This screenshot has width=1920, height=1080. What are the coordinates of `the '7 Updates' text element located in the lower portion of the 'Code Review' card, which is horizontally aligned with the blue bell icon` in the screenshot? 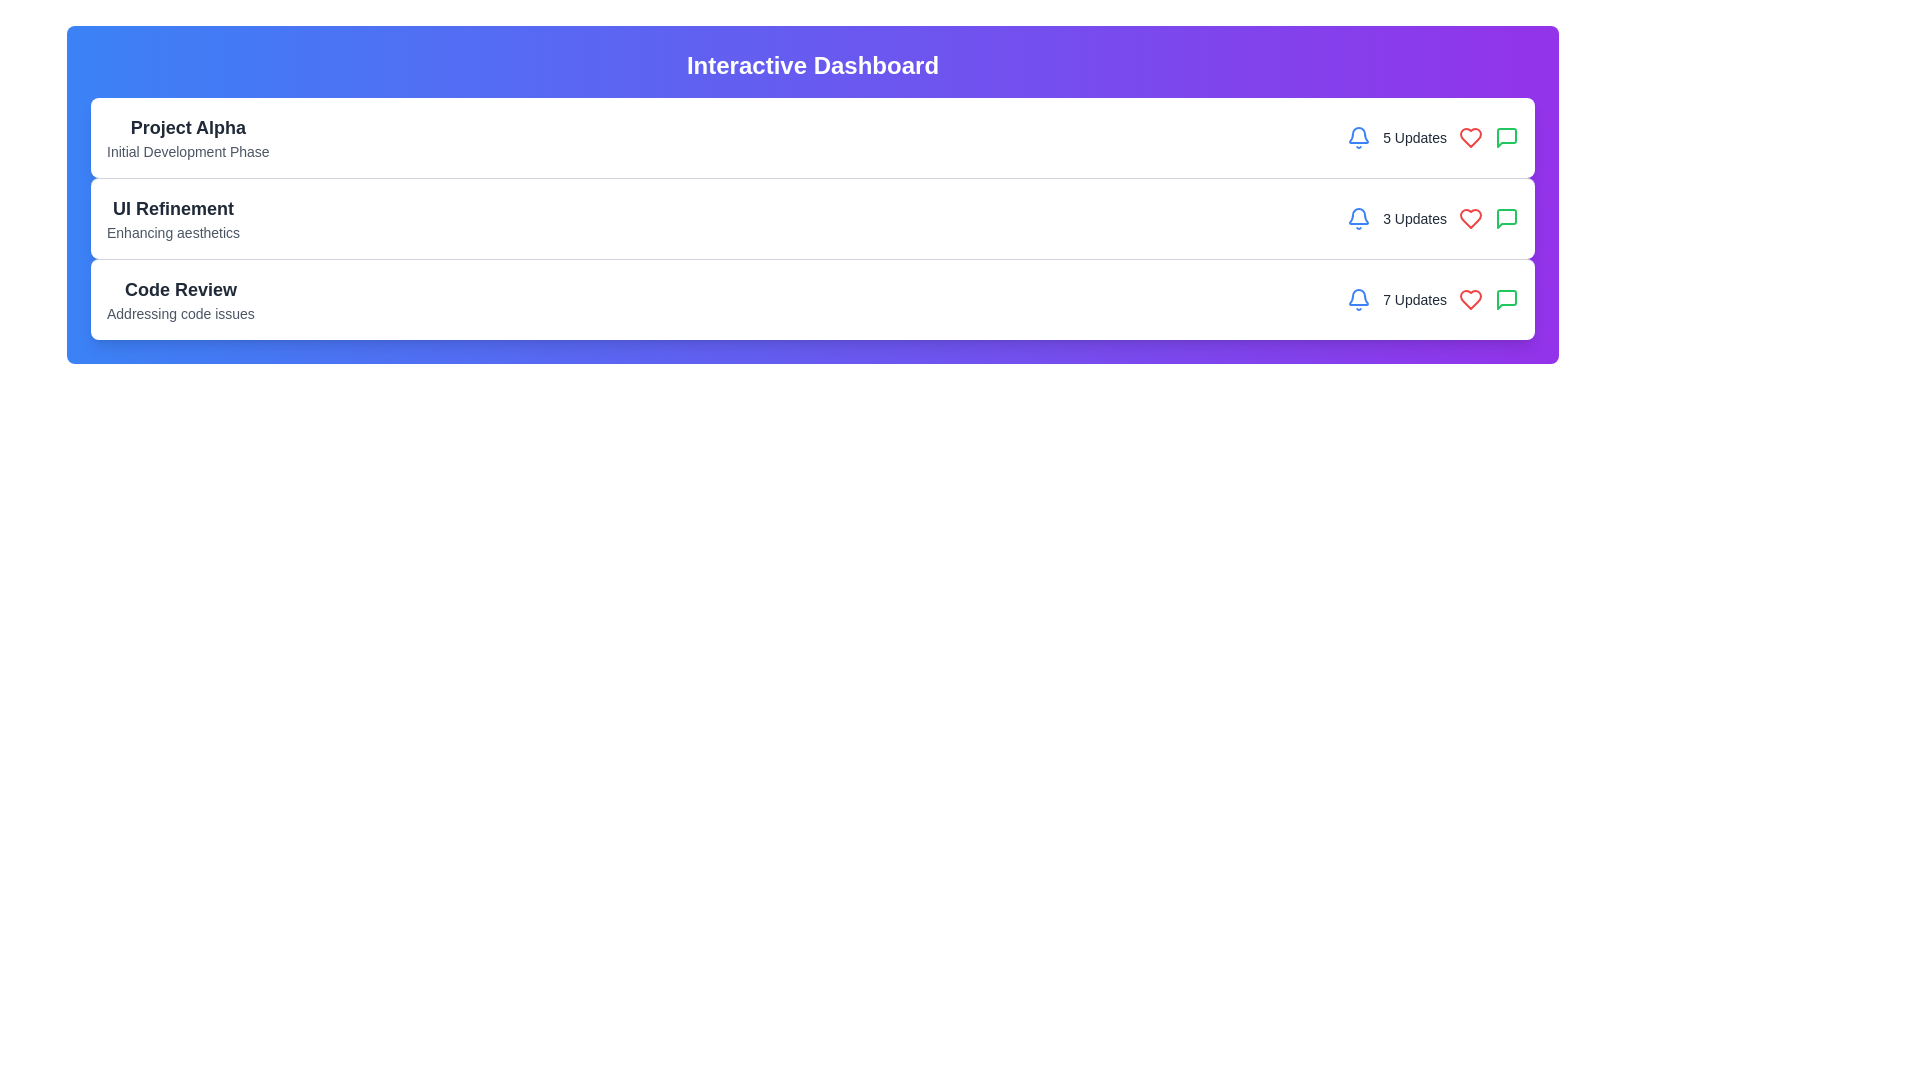 It's located at (1432, 300).